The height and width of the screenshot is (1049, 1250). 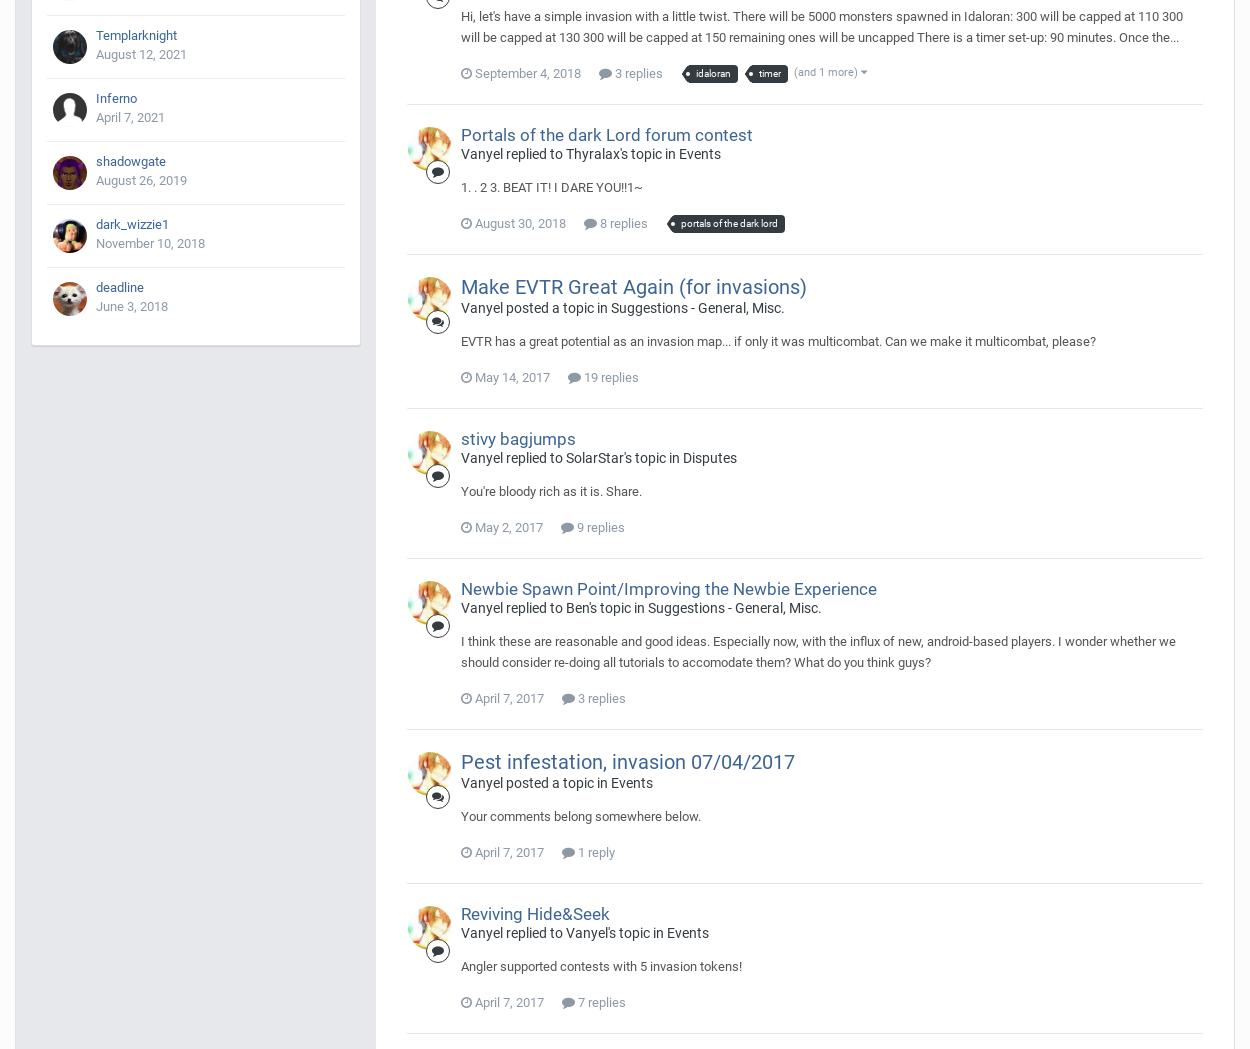 I want to click on 'Vanyel replied to SolarStar's topic in', so click(x=571, y=457).